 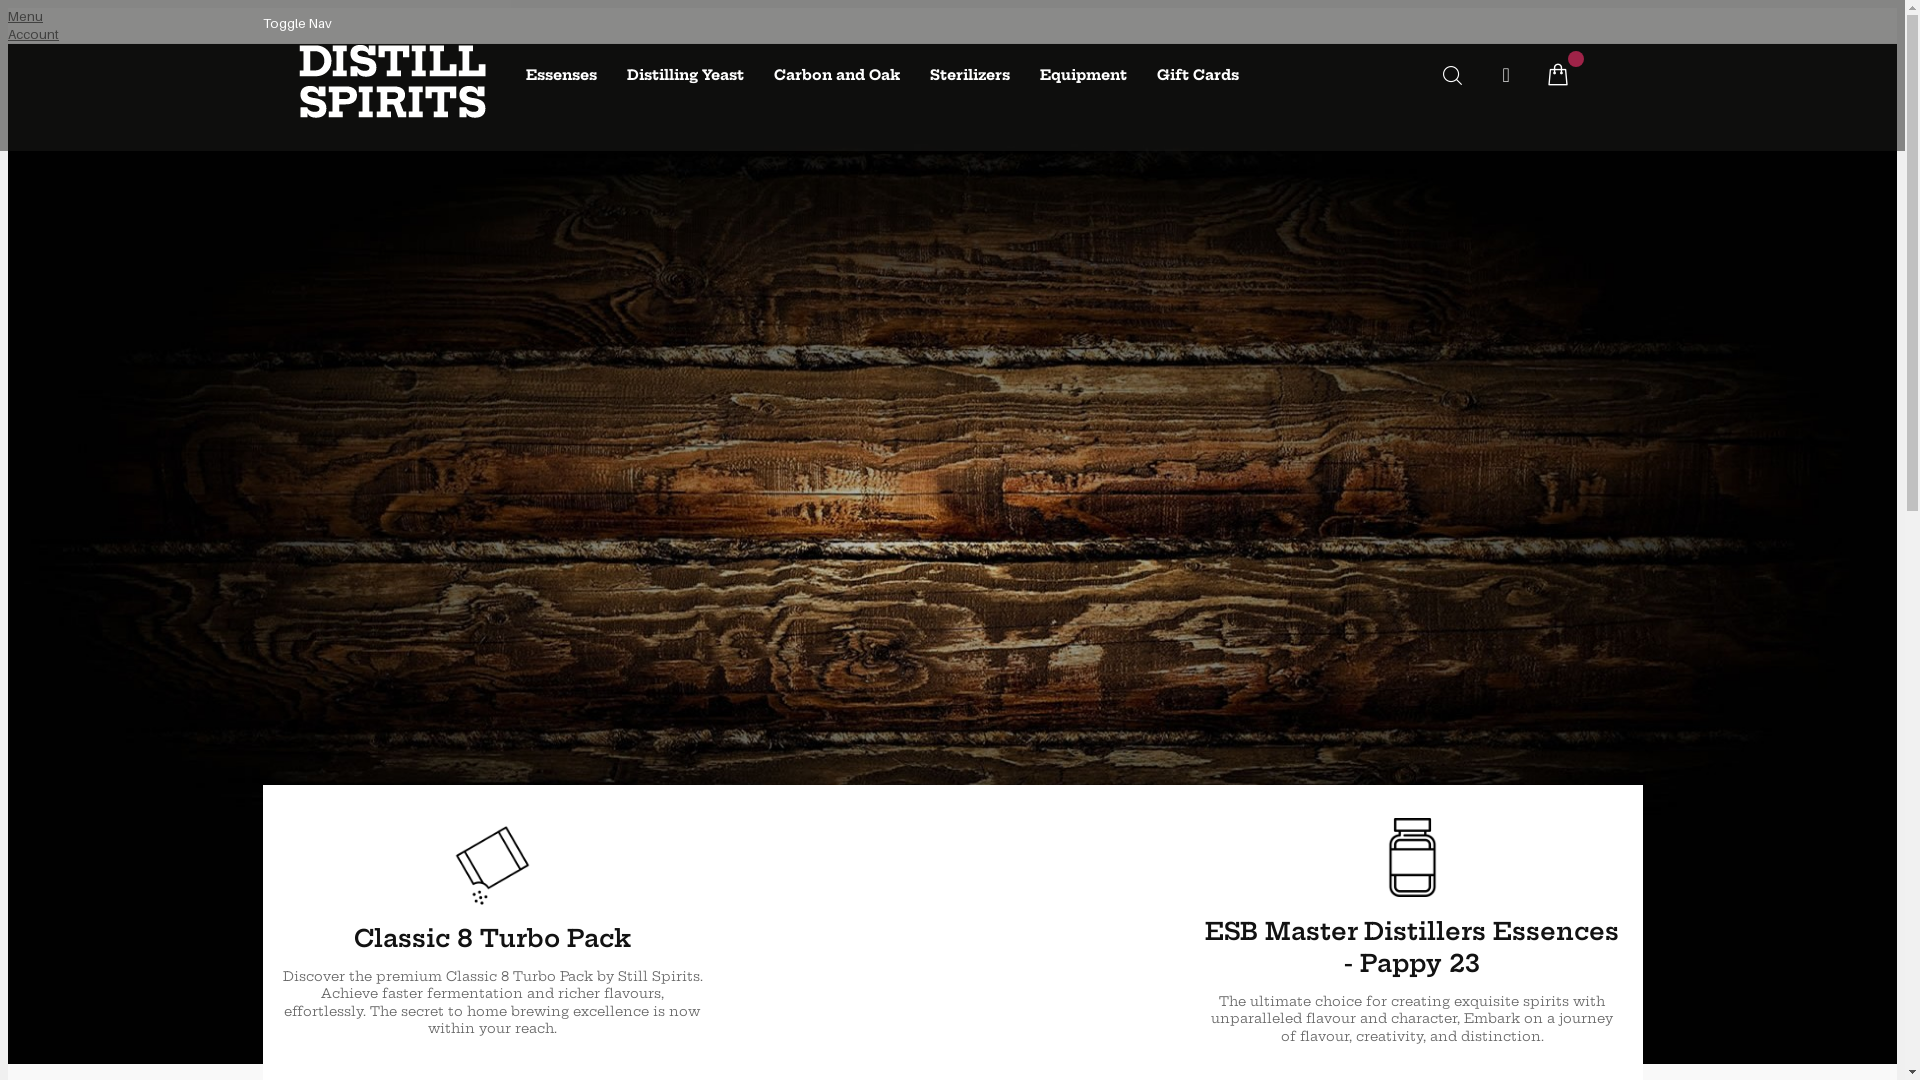 What do you see at coordinates (1142, 74) in the screenshot?
I see `'Gift Cards'` at bounding box center [1142, 74].